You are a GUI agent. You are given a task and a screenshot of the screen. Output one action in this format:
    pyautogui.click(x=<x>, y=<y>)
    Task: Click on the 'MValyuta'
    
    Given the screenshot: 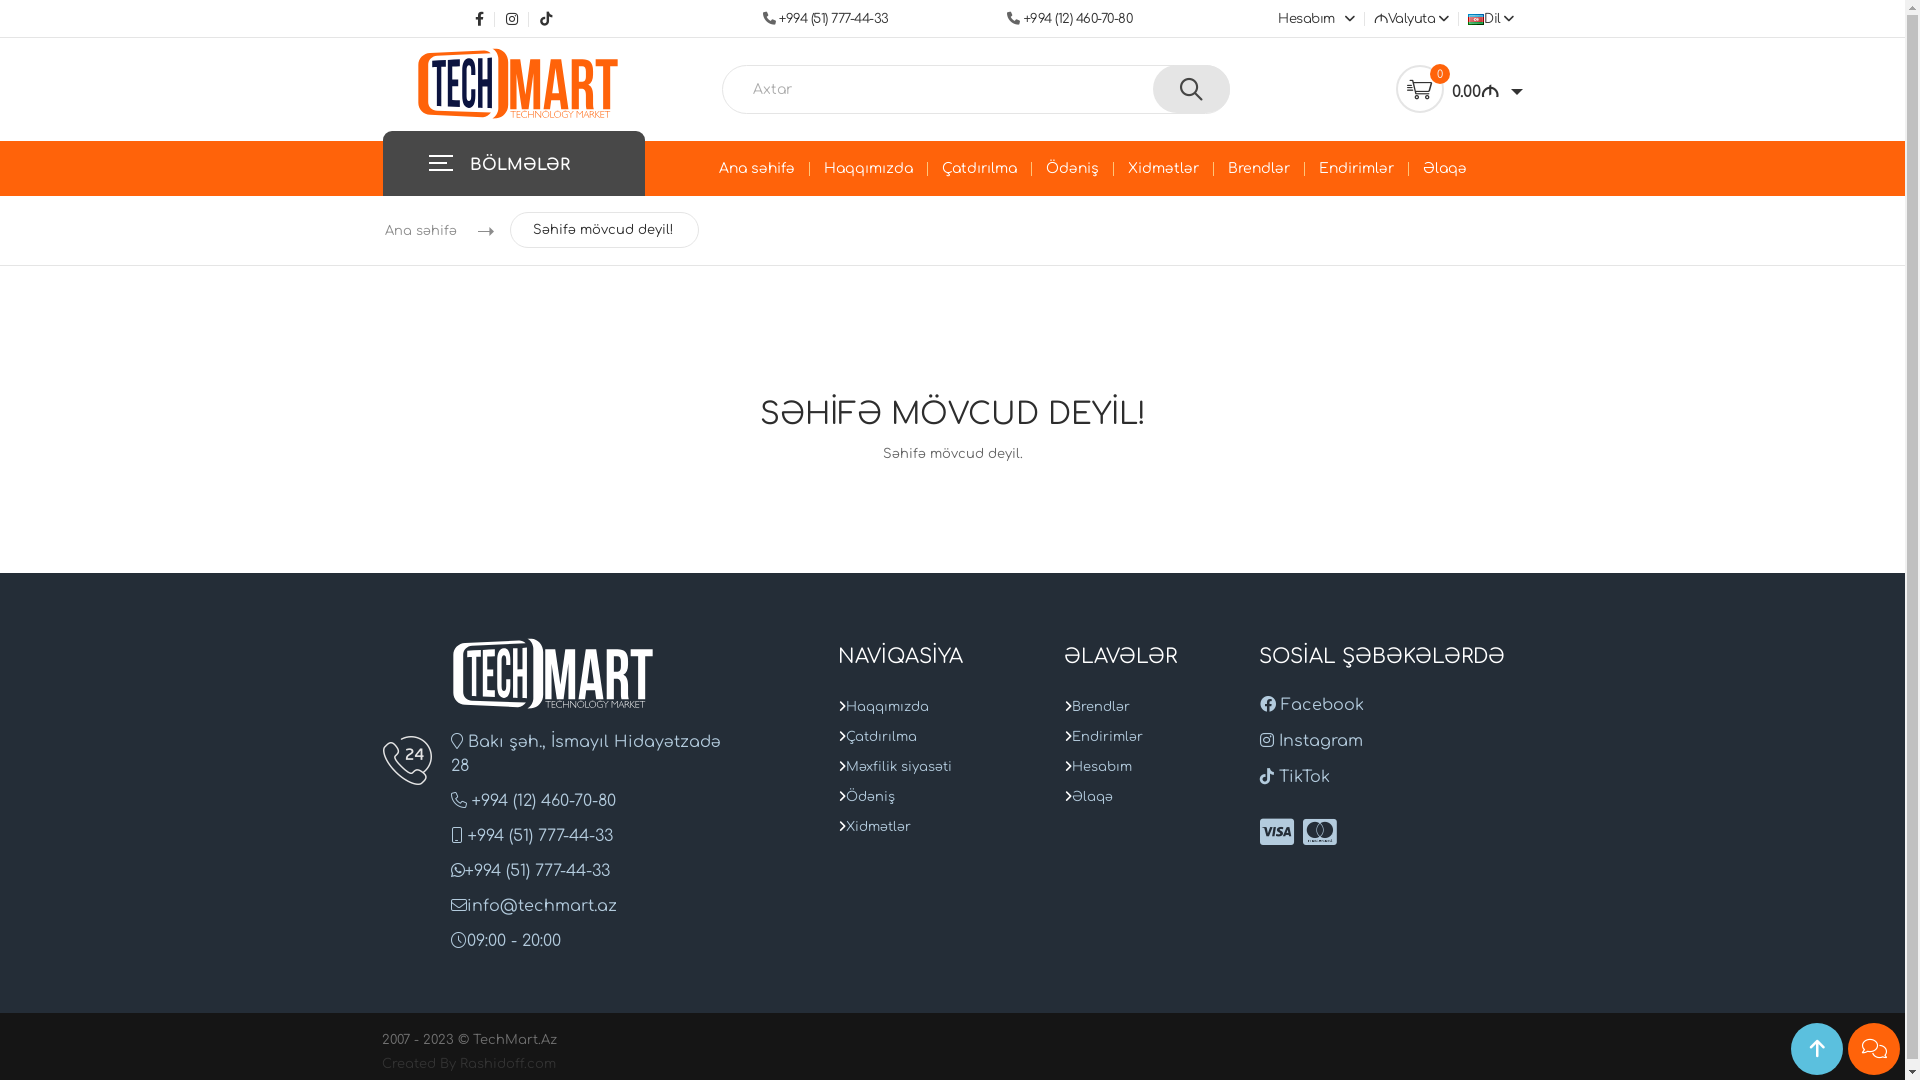 What is the action you would take?
    pyautogui.click(x=1408, y=19)
    